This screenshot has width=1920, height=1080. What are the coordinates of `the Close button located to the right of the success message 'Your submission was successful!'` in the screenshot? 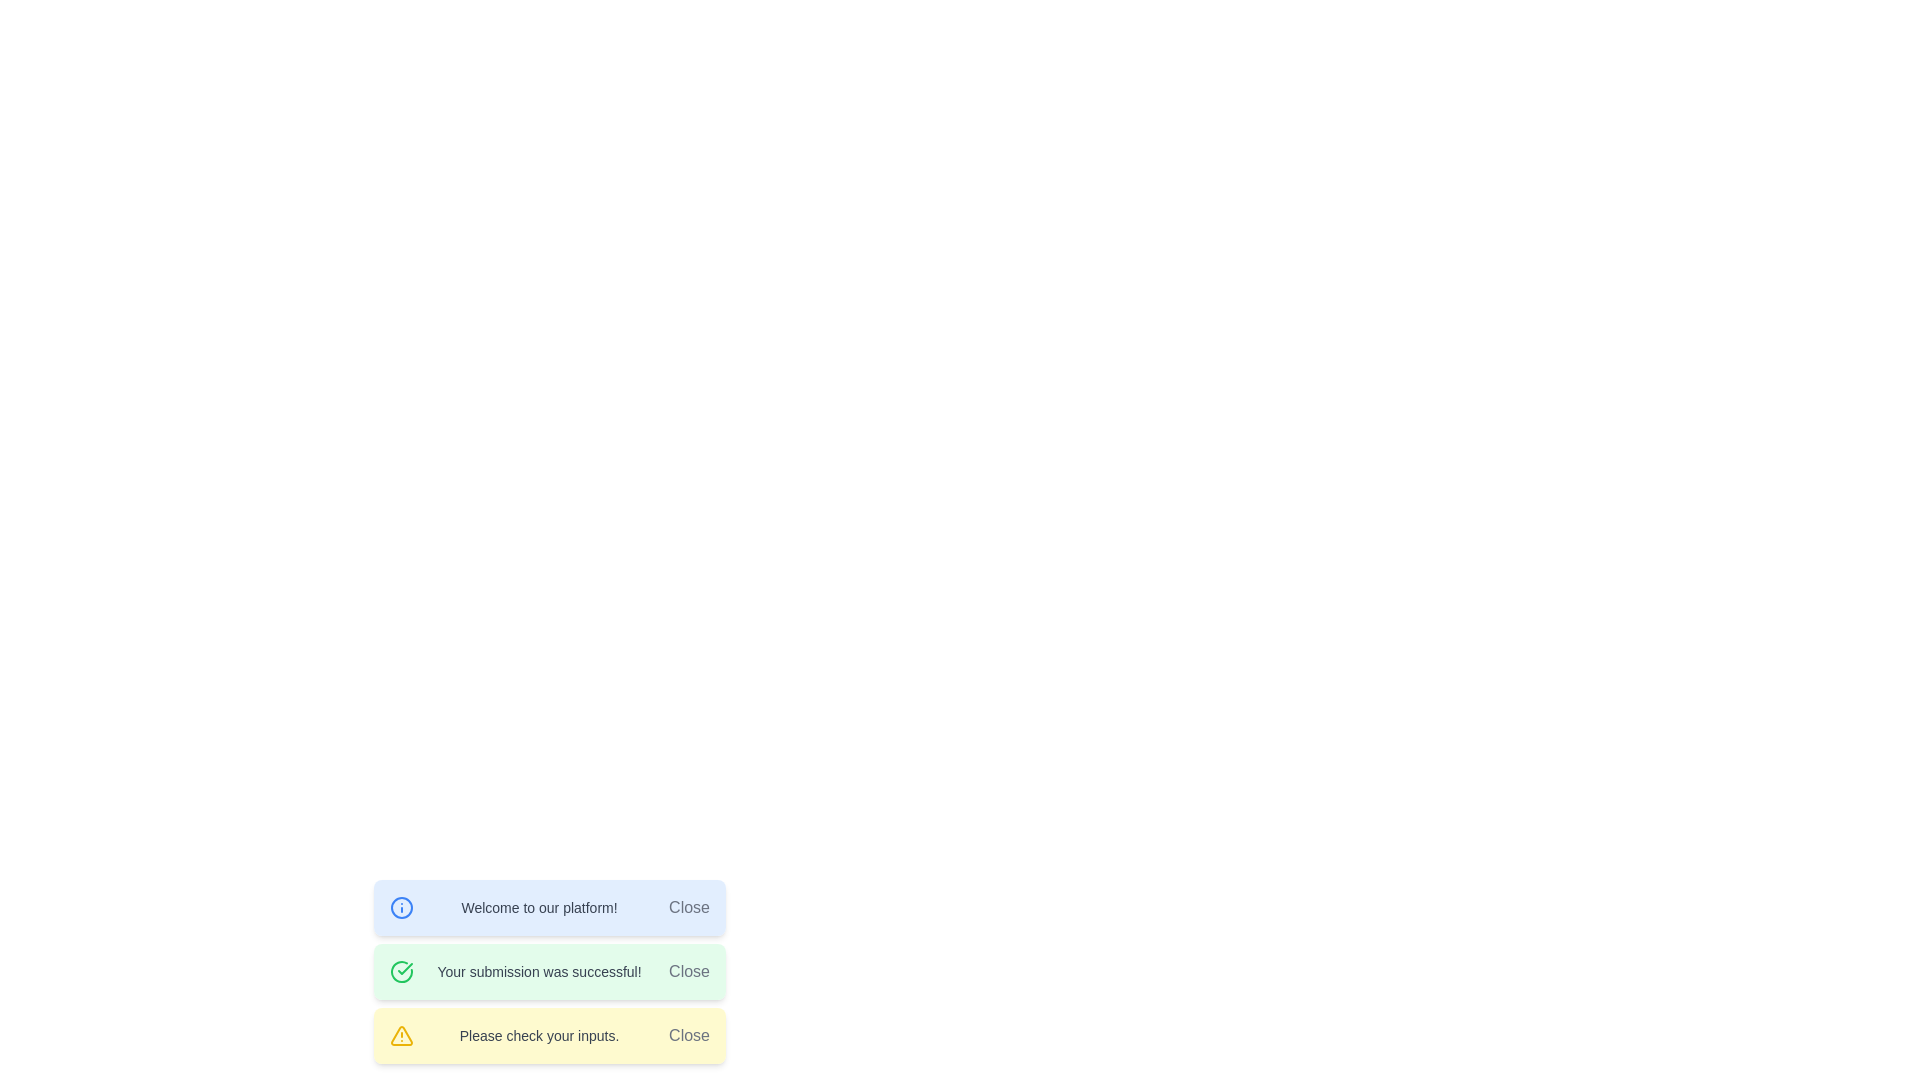 It's located at (689, 971).